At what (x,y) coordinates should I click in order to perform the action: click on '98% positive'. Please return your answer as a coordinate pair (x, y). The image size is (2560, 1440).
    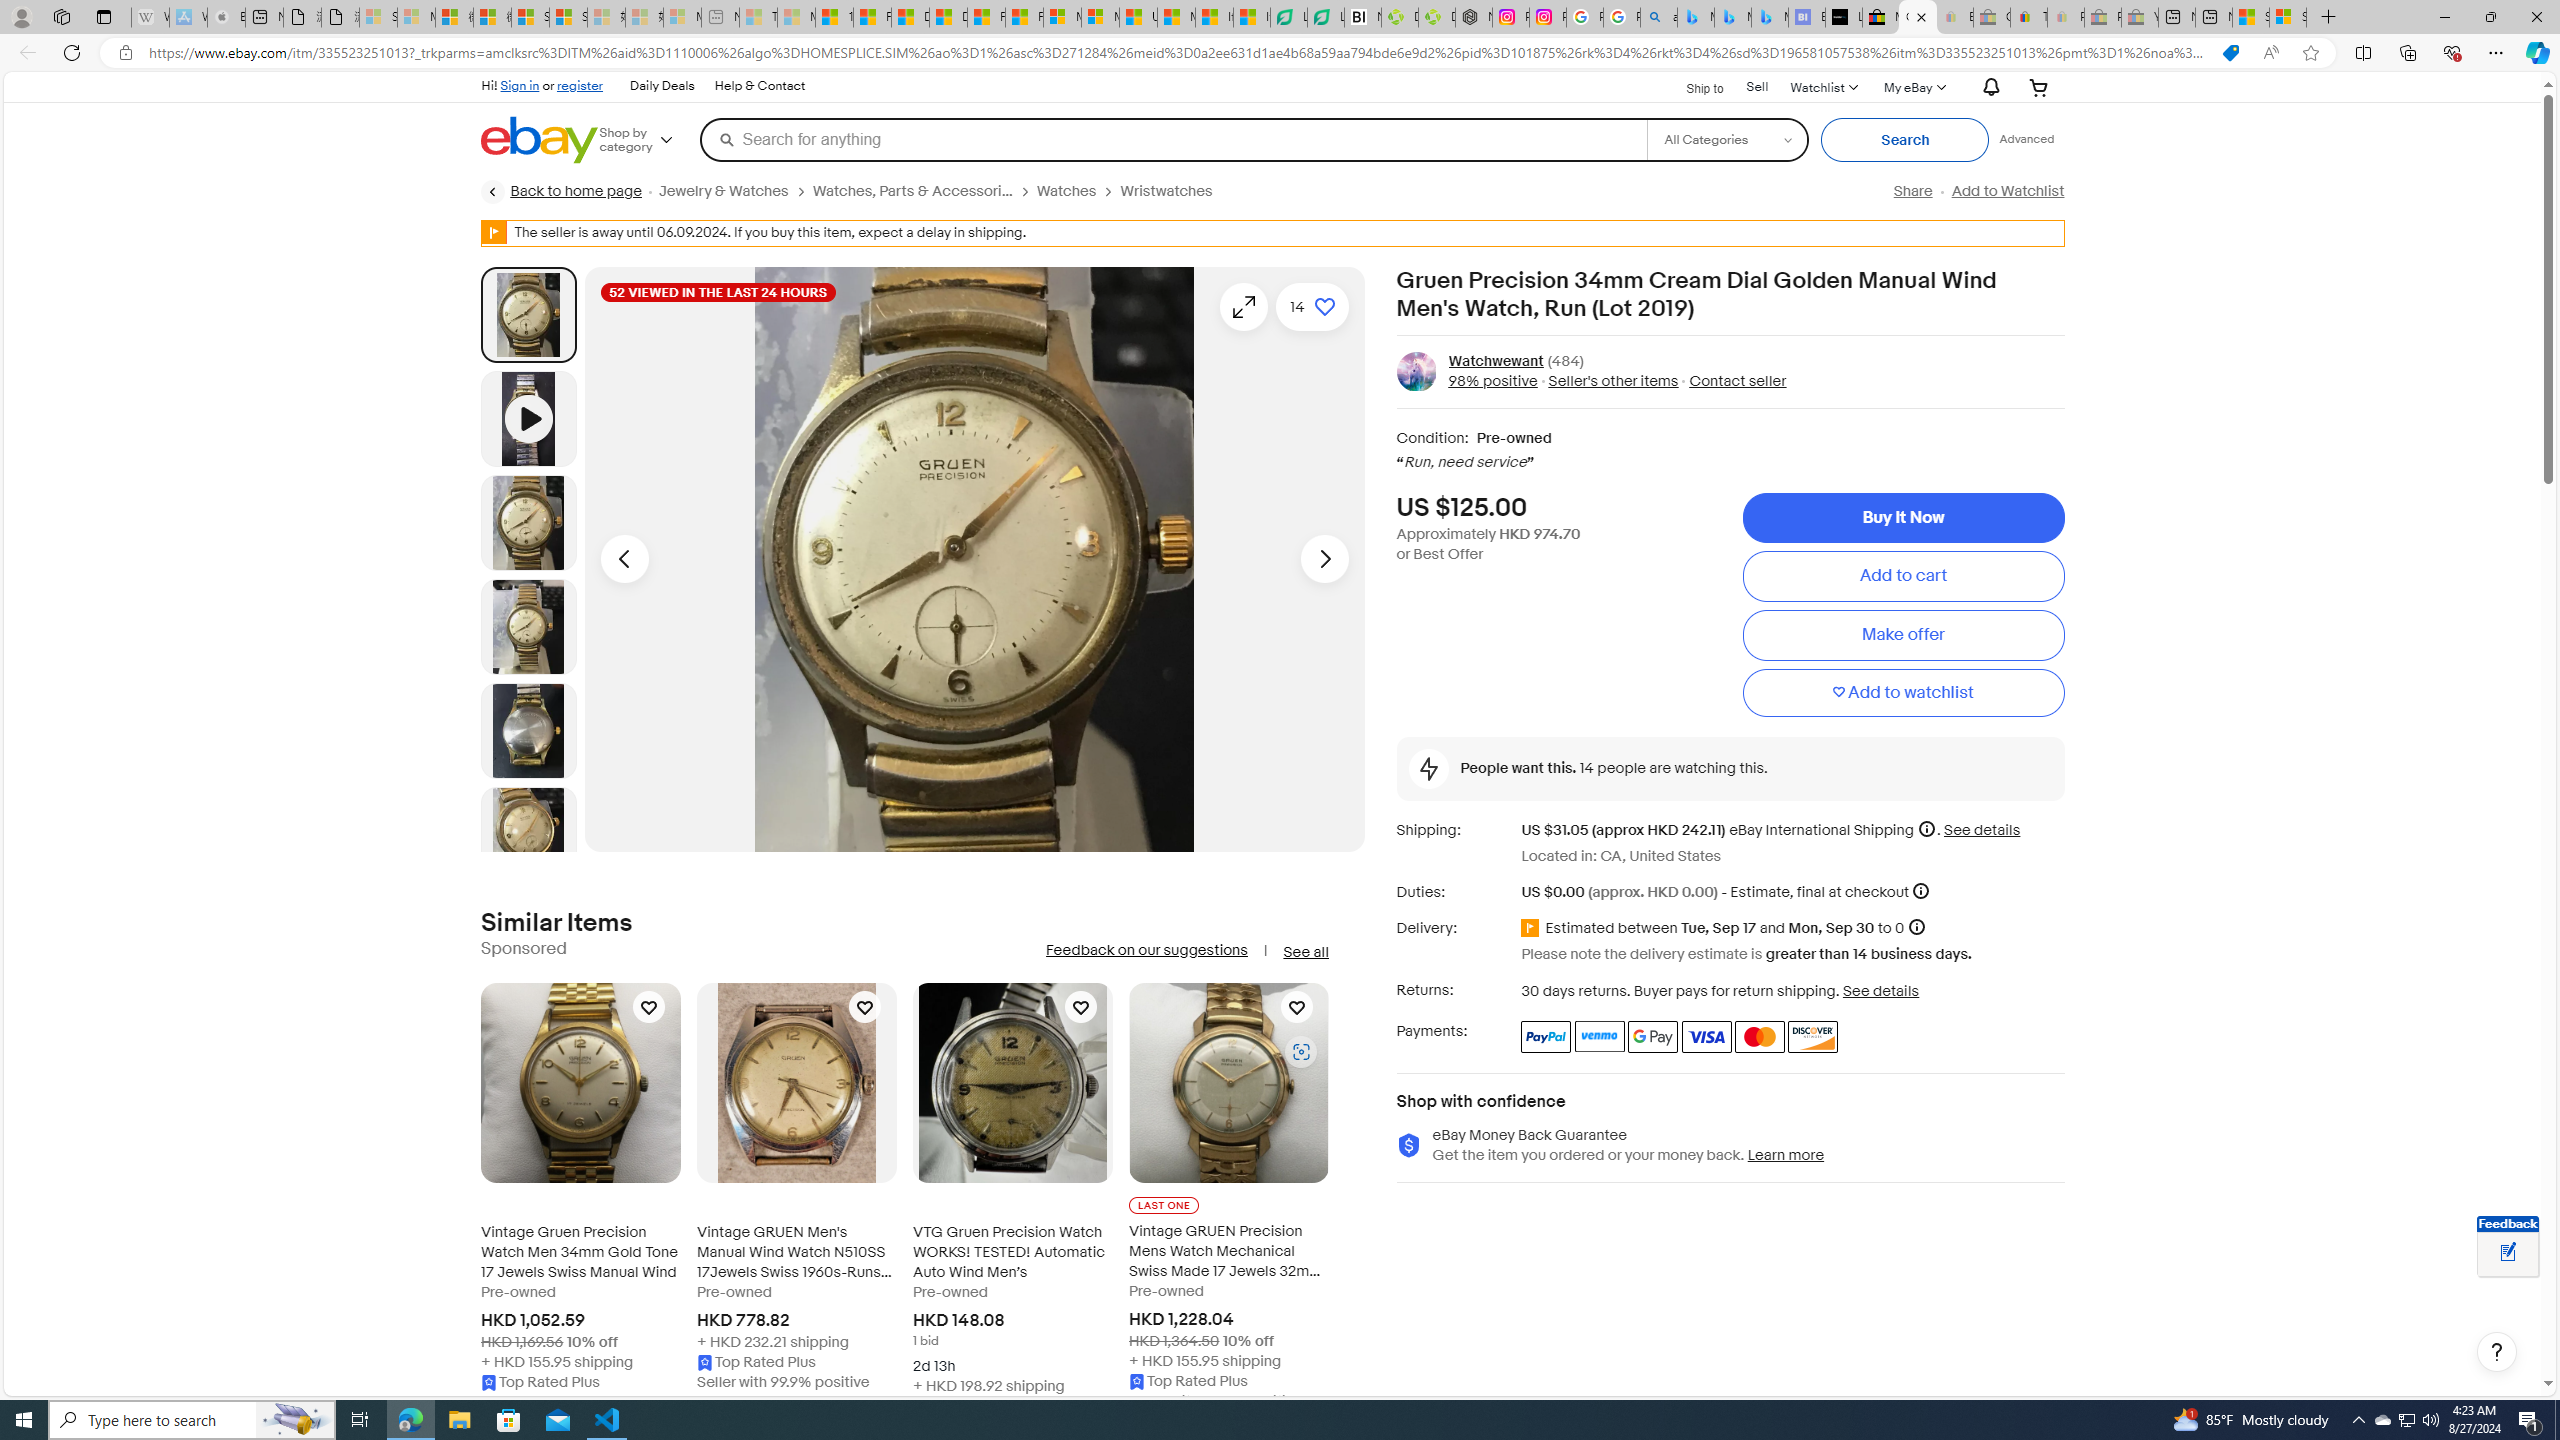
    Looking at the image, I should click on (1492, 380).